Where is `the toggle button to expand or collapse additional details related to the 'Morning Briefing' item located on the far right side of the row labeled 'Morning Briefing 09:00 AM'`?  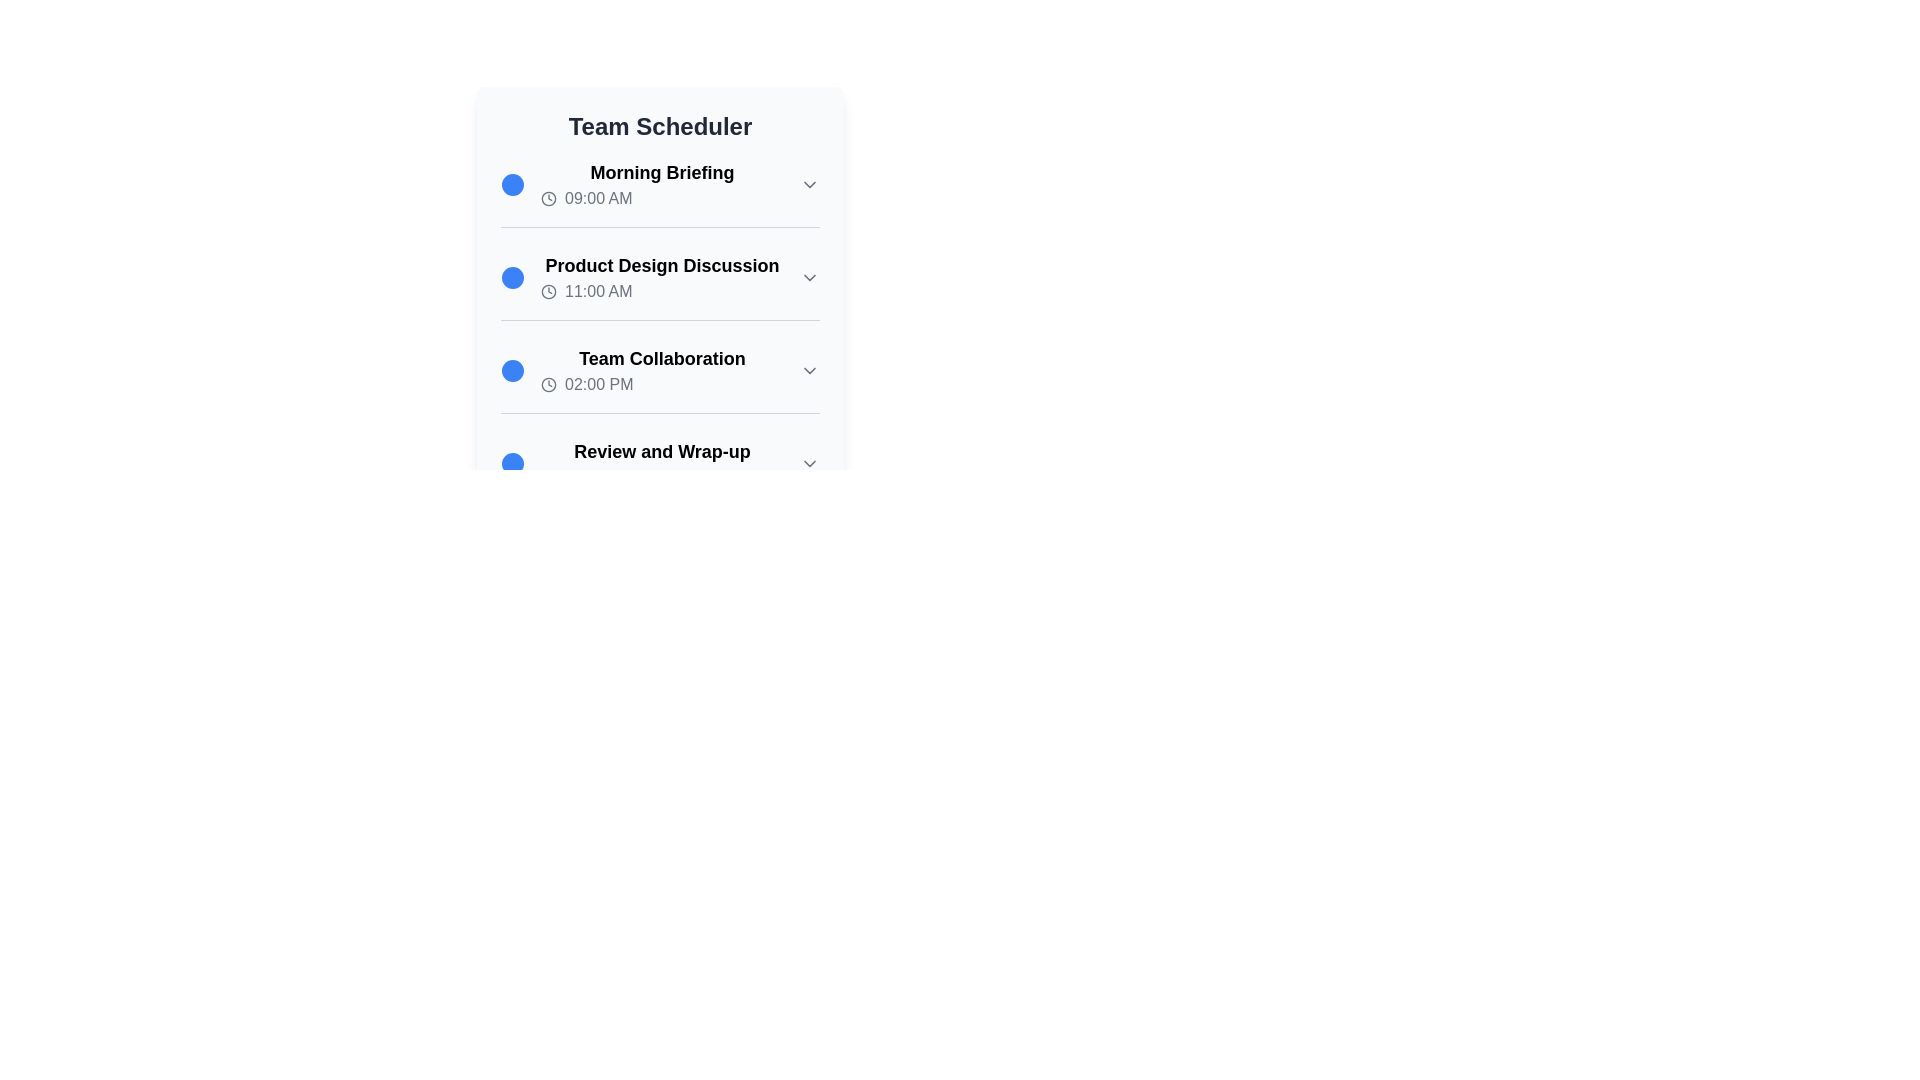
the toggle button to expand or collapse additional details related to the 'Morning Briefing' item located on the far right side of the row labeled 'Morning Briefing 09:00 AM' is located at coordinates (810, 185).